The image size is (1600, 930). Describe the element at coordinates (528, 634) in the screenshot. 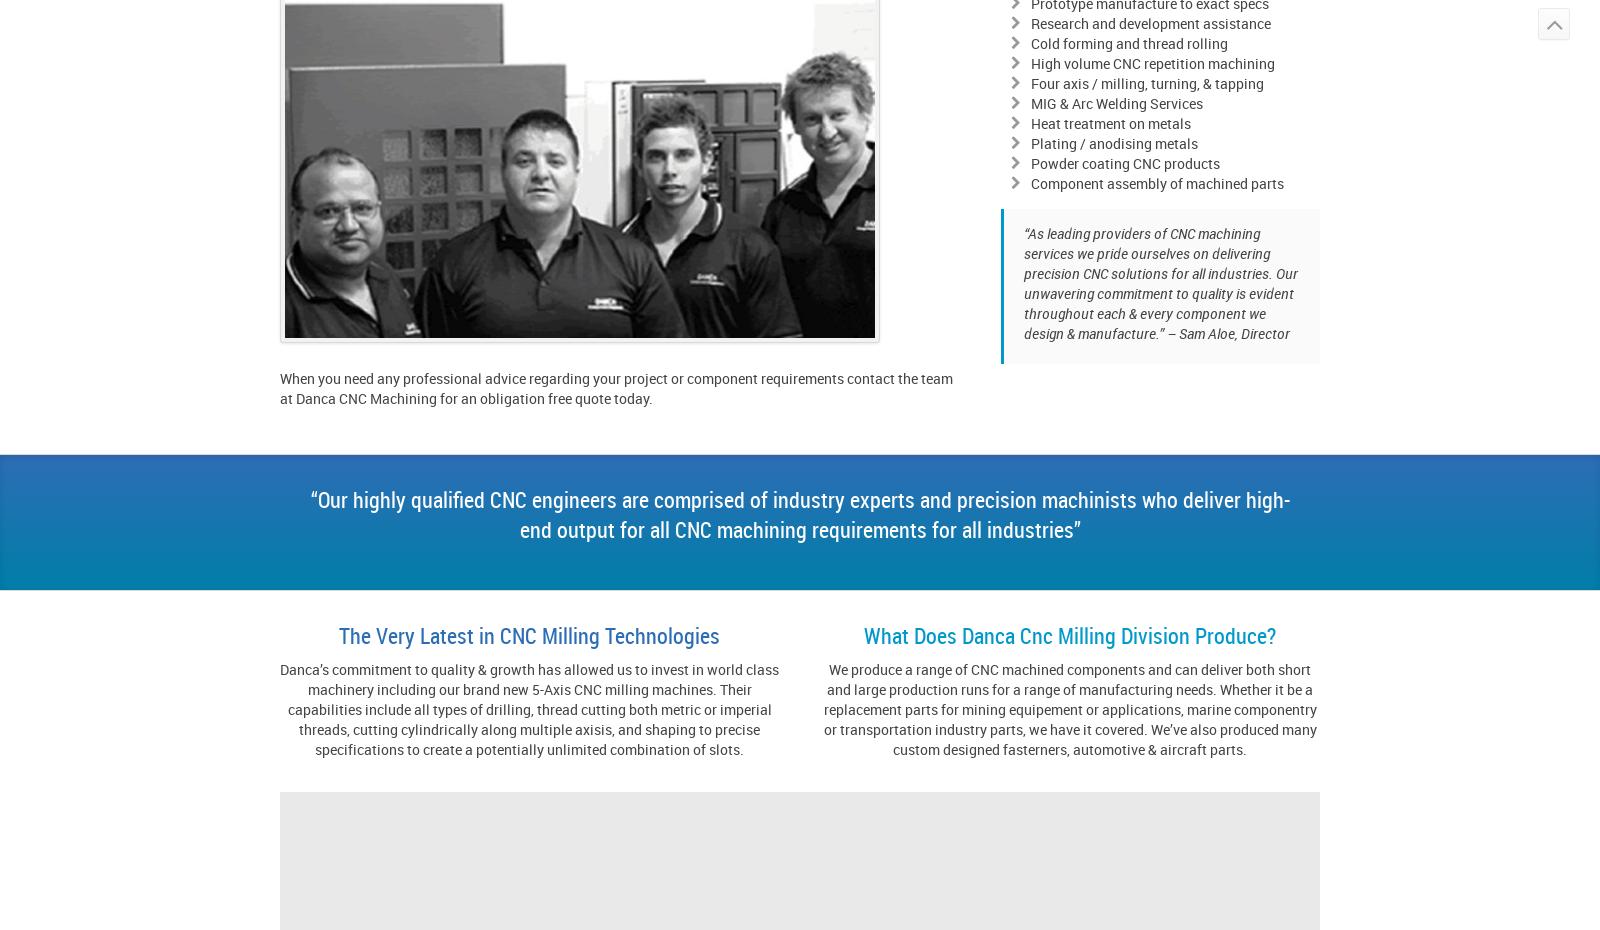

I see `'The Very Latest in CNC Milling Technologies'` at that location.